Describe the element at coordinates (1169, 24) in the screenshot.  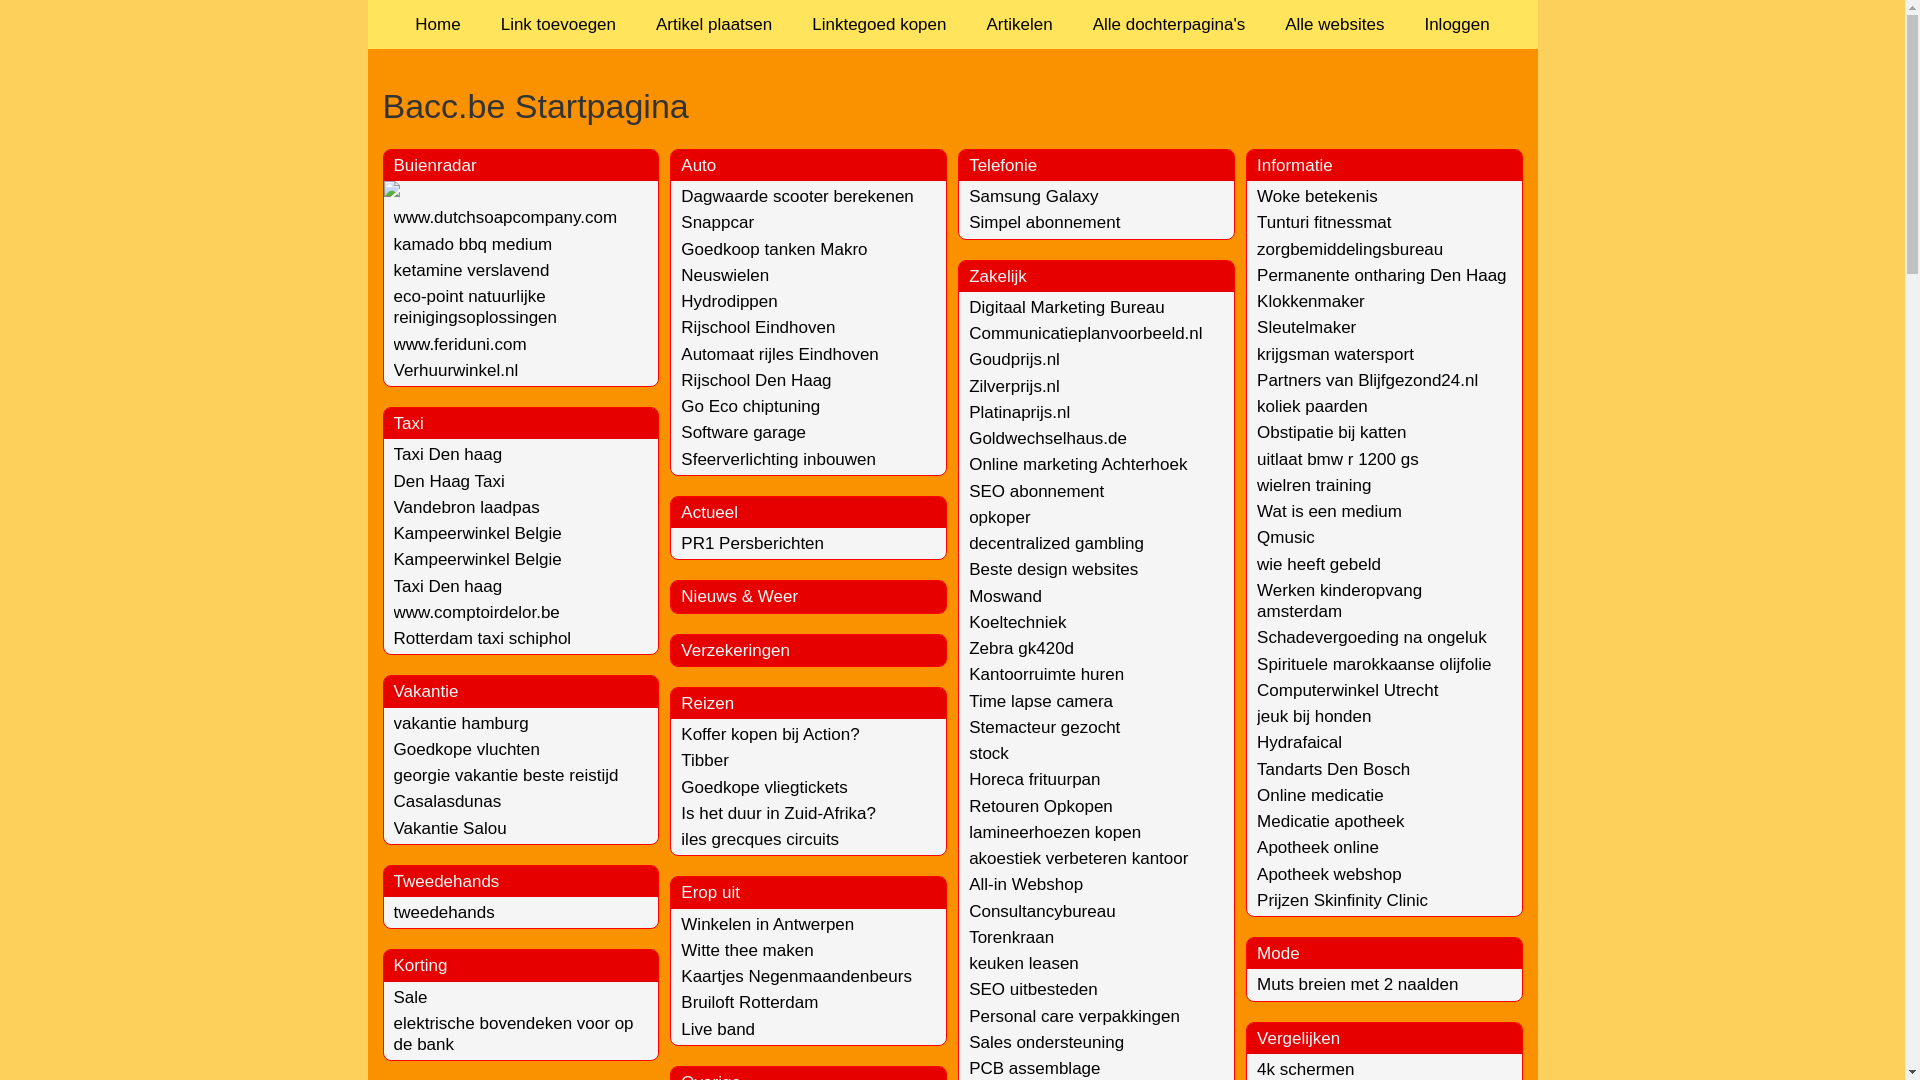
I see `'Alle dochterpagina's'` at that location.